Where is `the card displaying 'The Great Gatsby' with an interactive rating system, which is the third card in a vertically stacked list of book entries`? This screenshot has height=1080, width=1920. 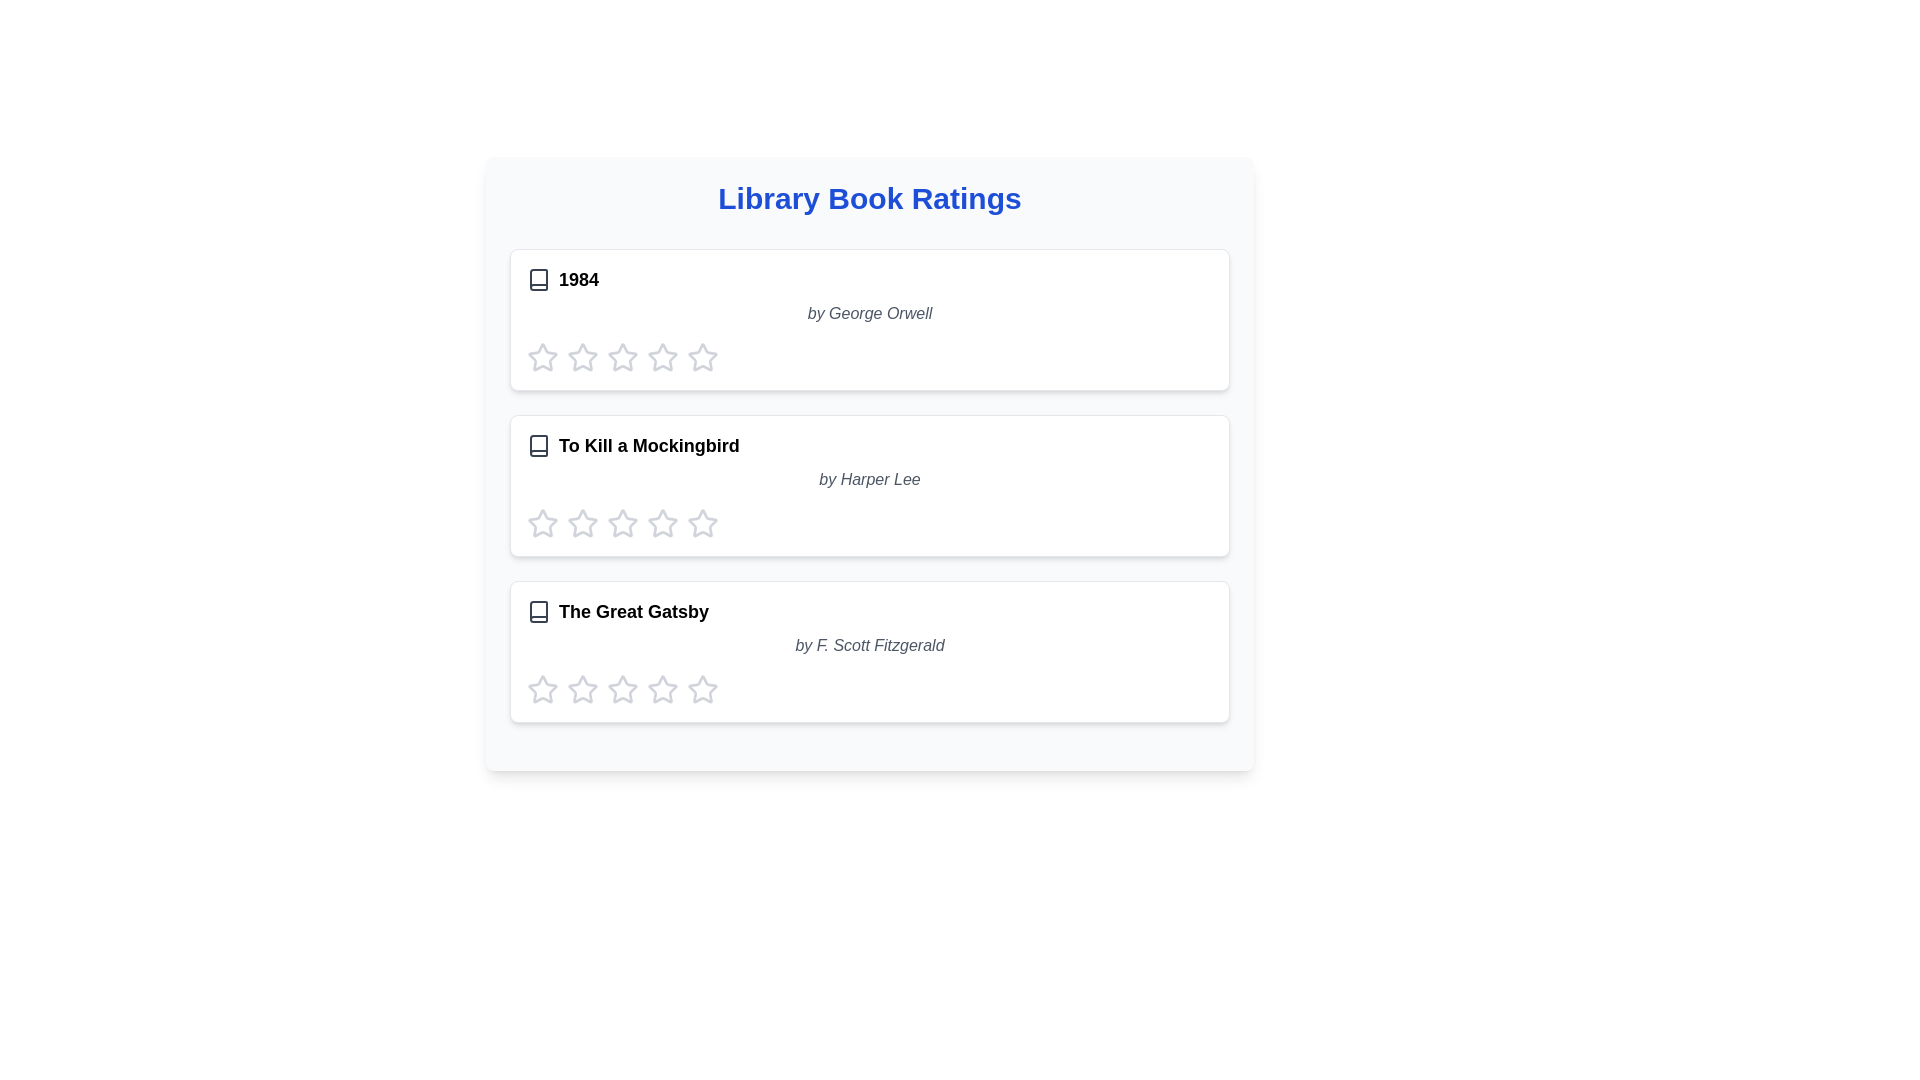
the card displaying 'The Great Gatsby' with an interactive rating system, which is the third card in a vertically stacked list of book entries is located at coordinates (869, 651).